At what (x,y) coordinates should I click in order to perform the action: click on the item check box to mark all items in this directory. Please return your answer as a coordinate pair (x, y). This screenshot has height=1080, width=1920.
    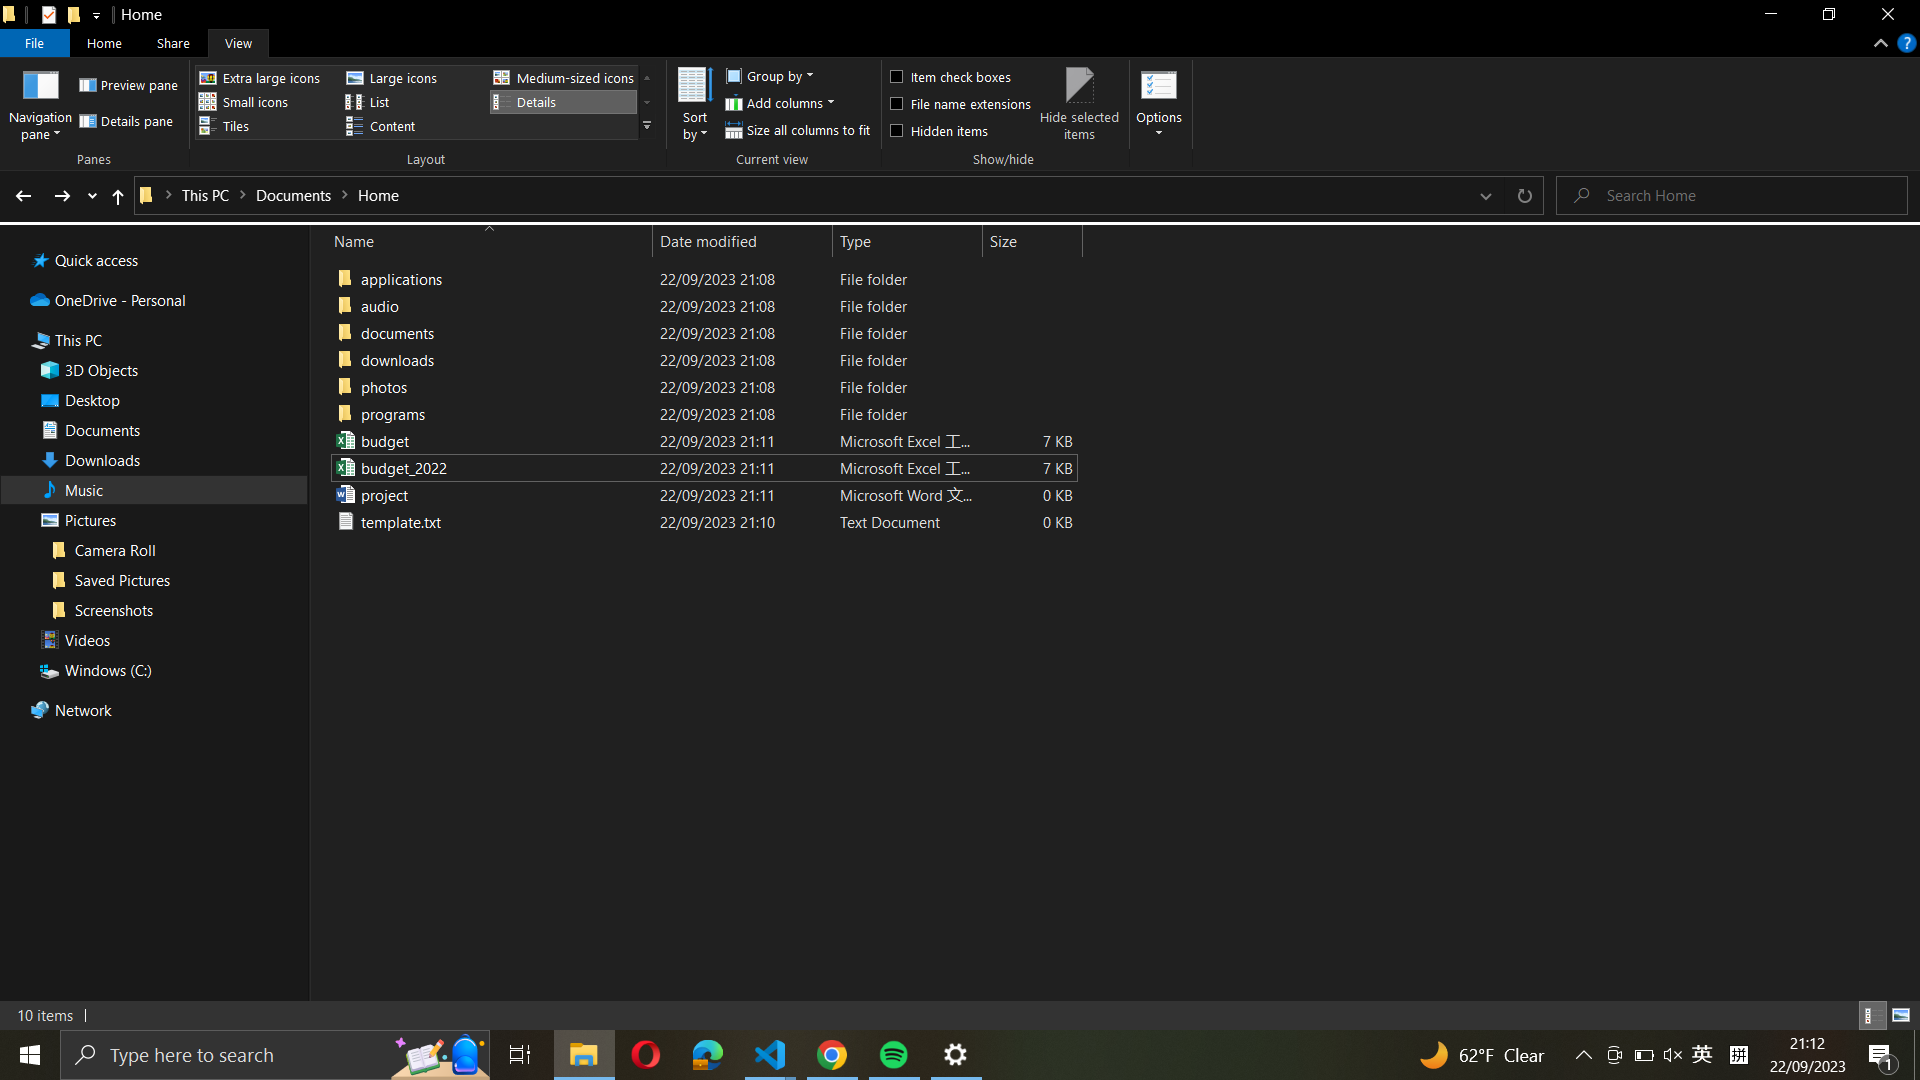
    Looking at the image, I should click on (957, 73).